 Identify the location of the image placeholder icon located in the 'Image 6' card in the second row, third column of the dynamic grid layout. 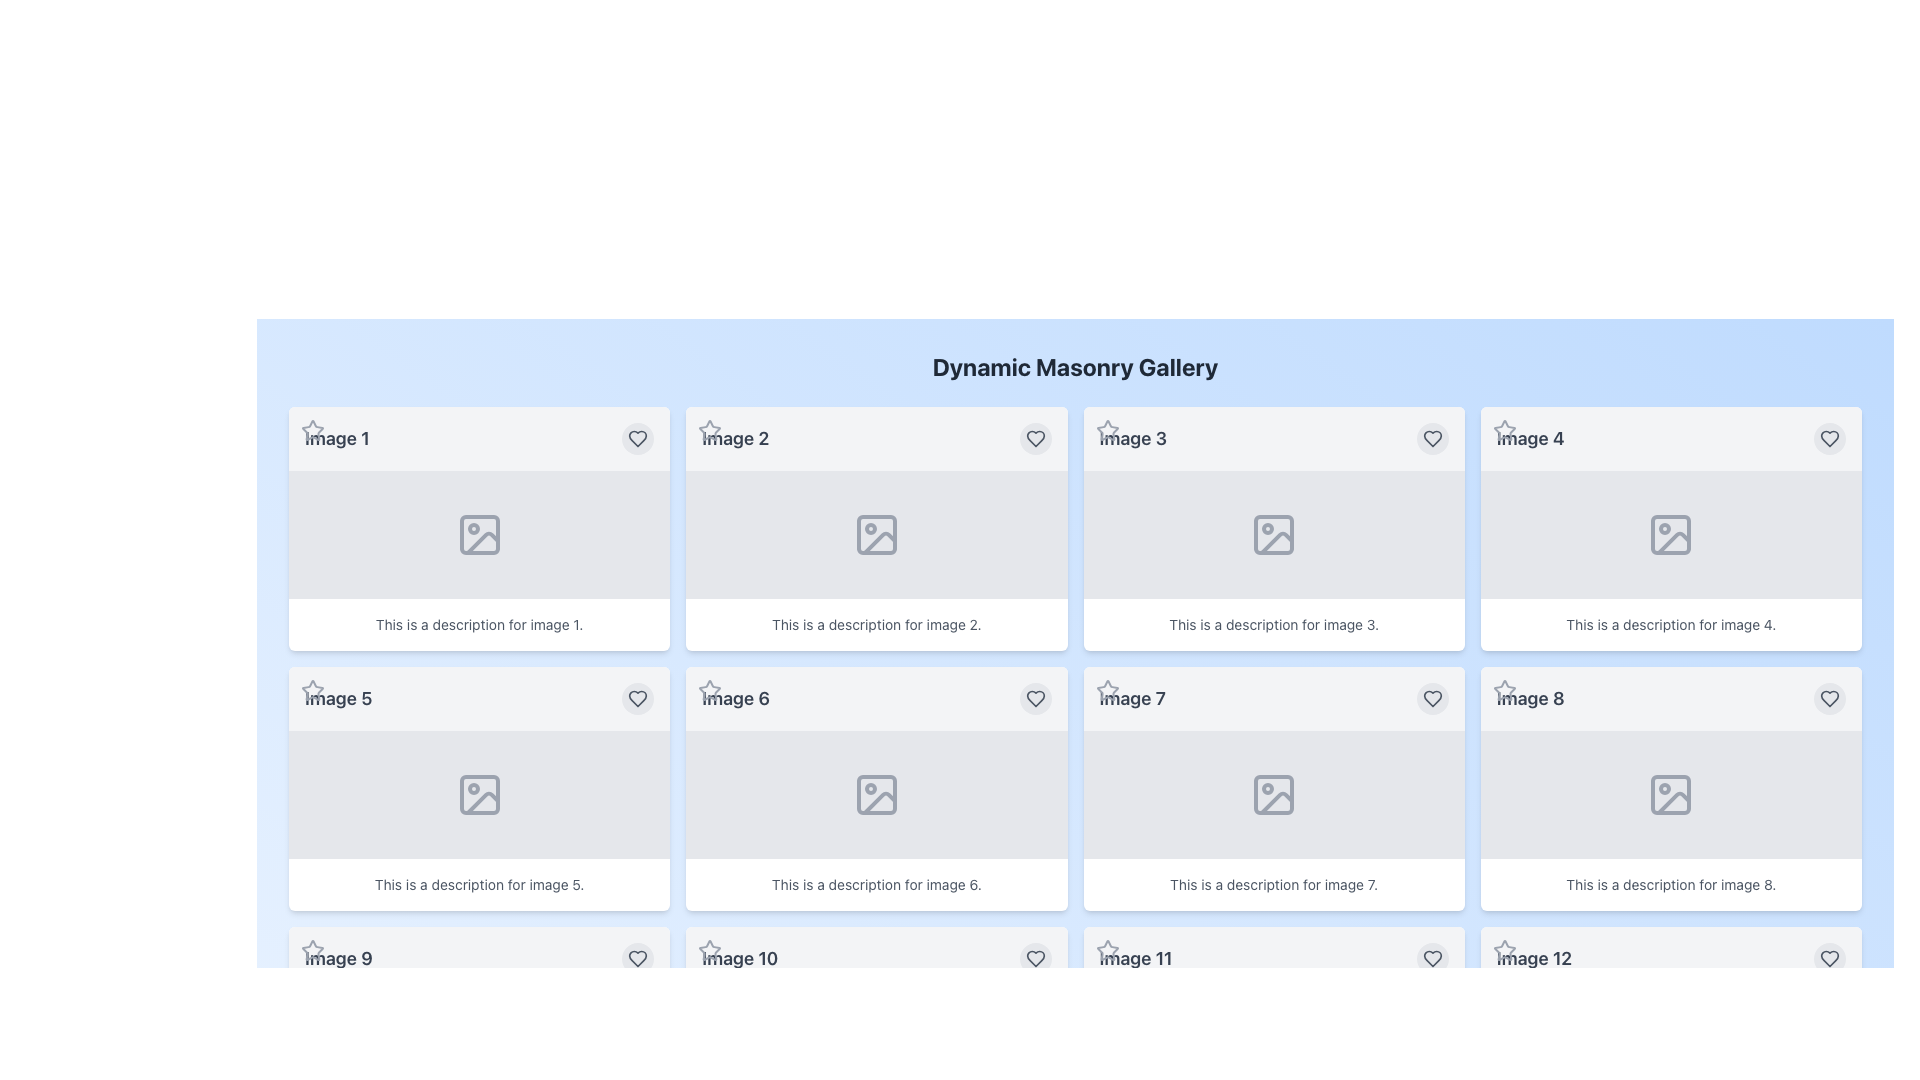
(876, 793).